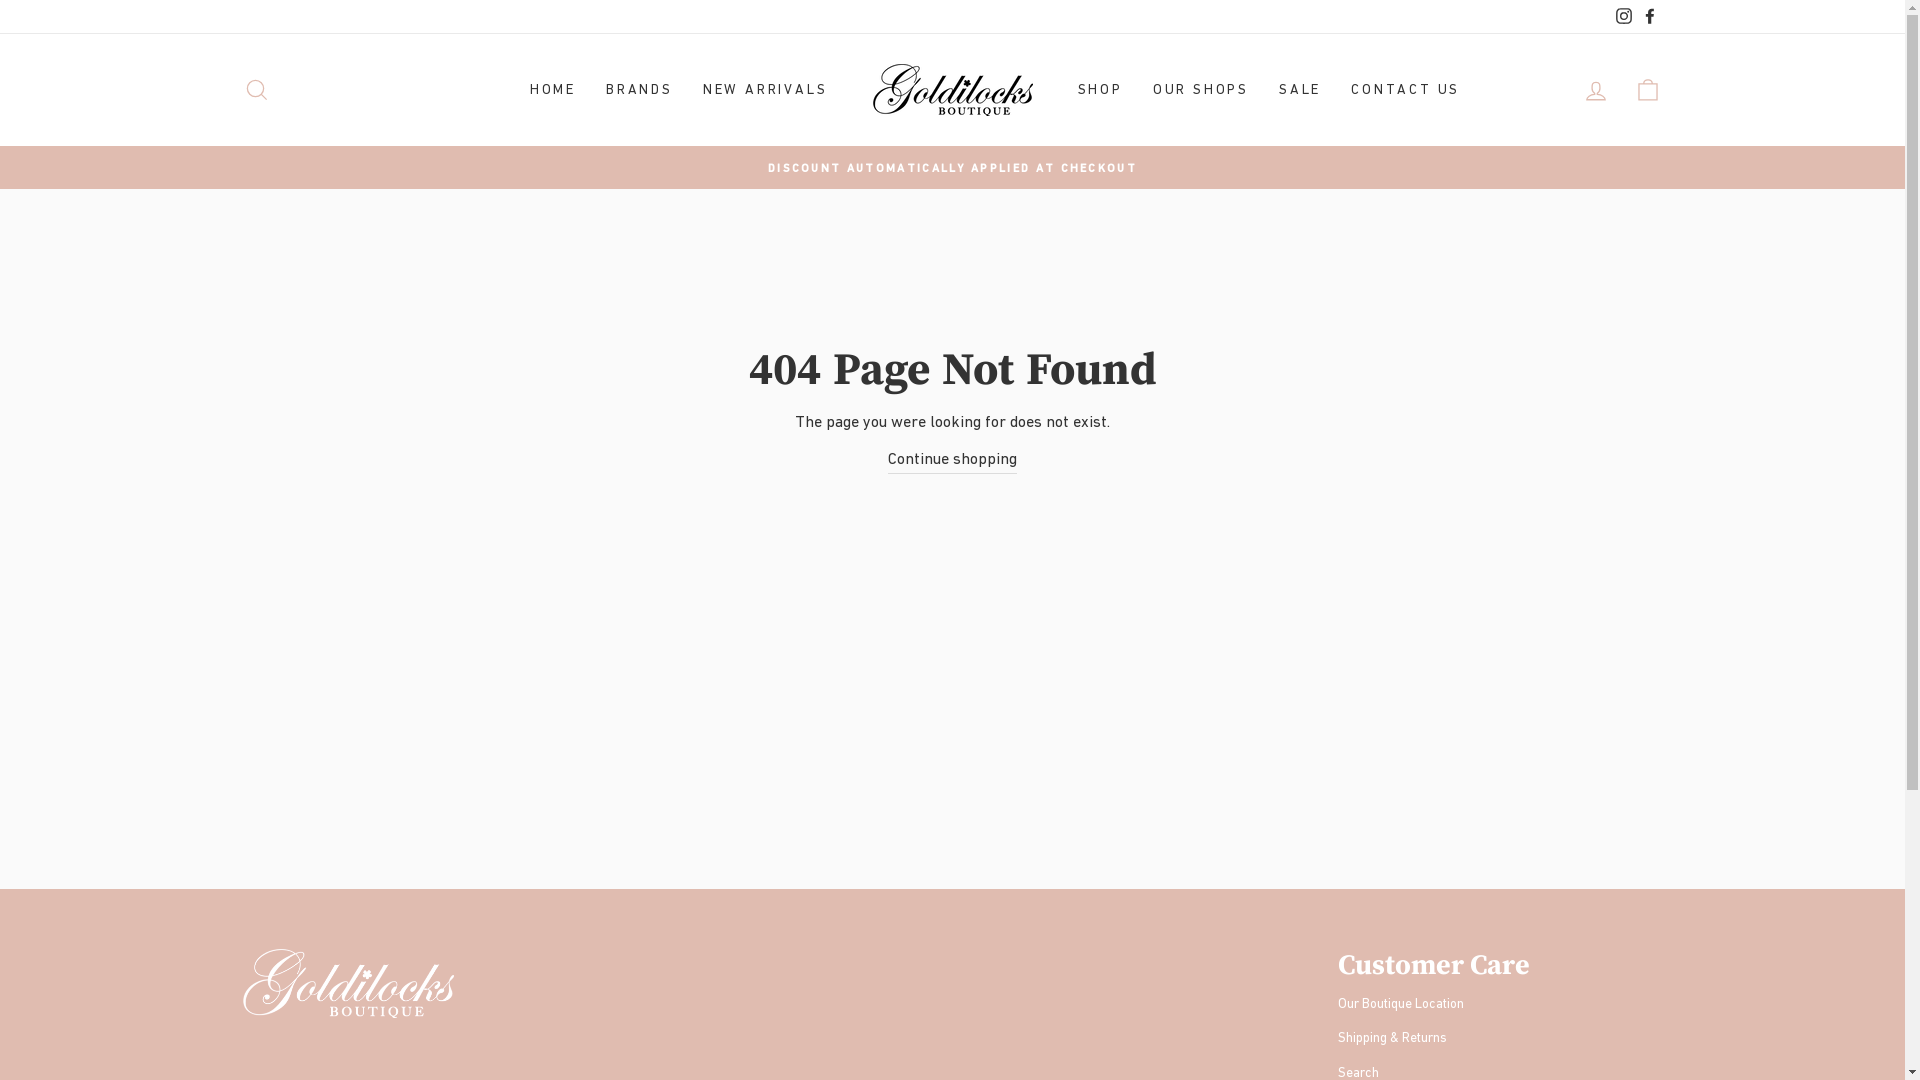 The width and height of the screenshot is (1920, 1080). I want to click on 'OUR SHOPS', so click(1200, 90).